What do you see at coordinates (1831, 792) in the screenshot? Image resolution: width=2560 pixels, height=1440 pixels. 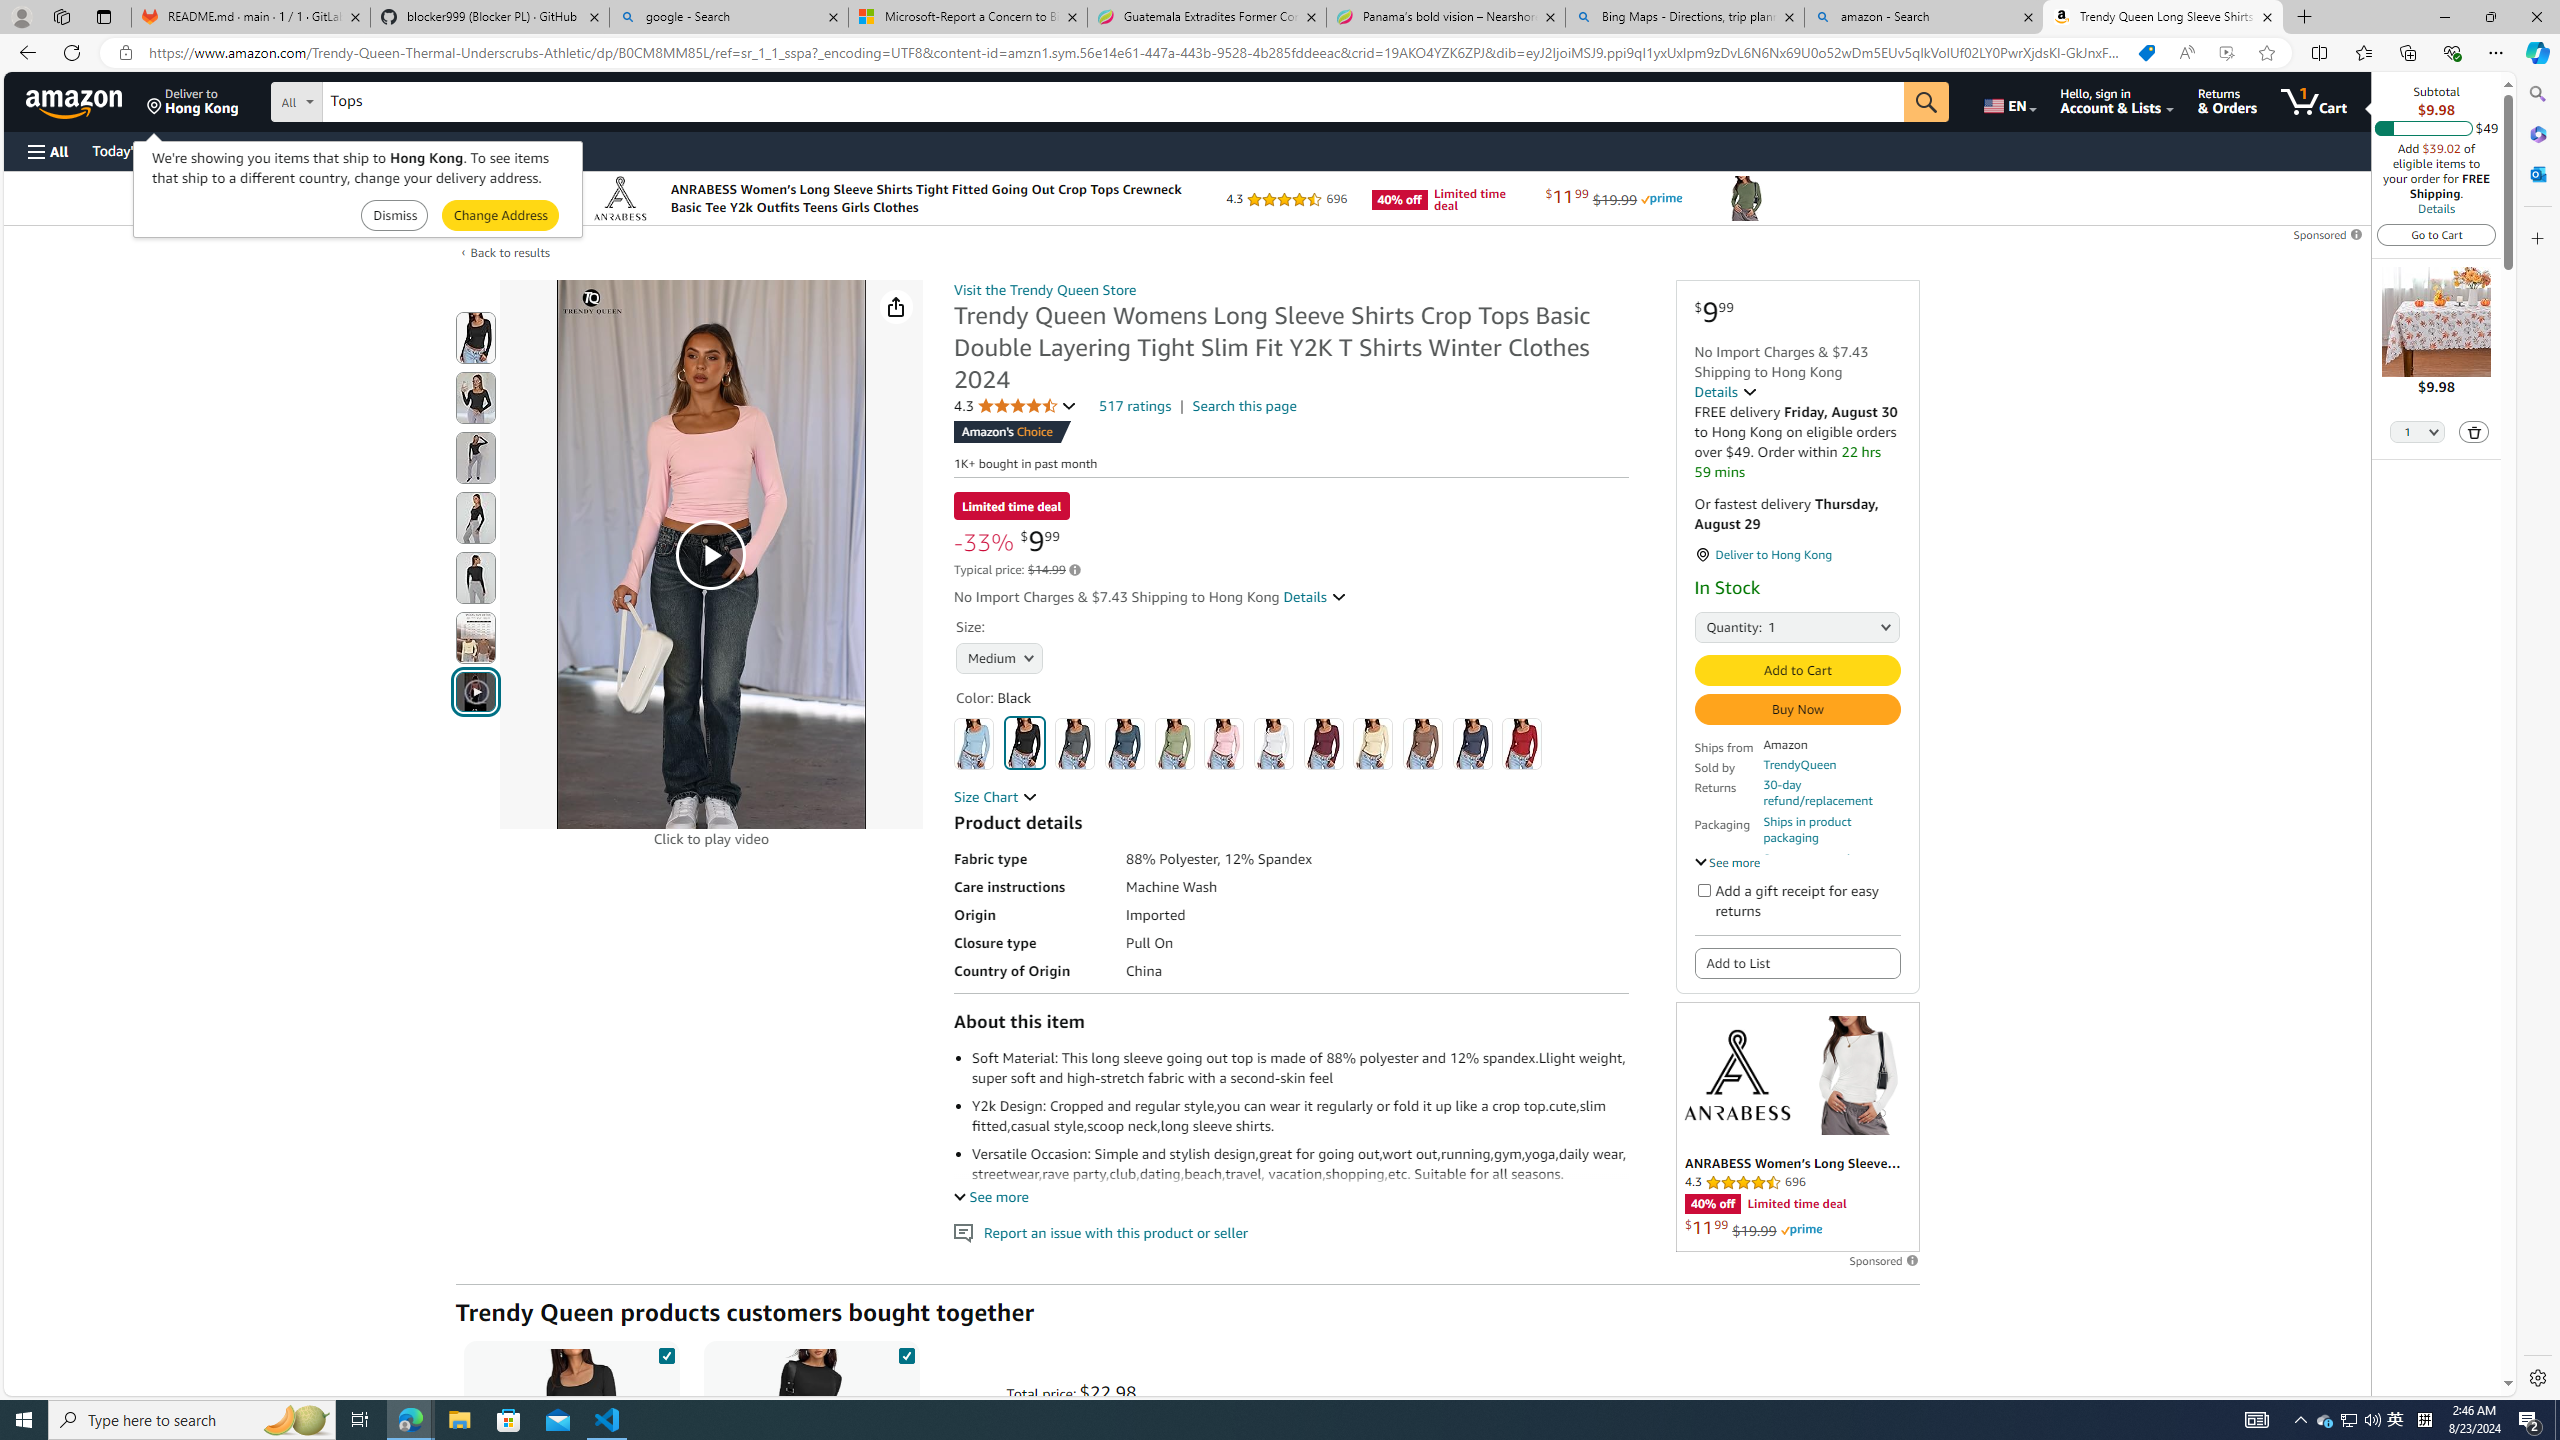 I see `'30-day refund/replacement'` at bounding box center [1831, 792].